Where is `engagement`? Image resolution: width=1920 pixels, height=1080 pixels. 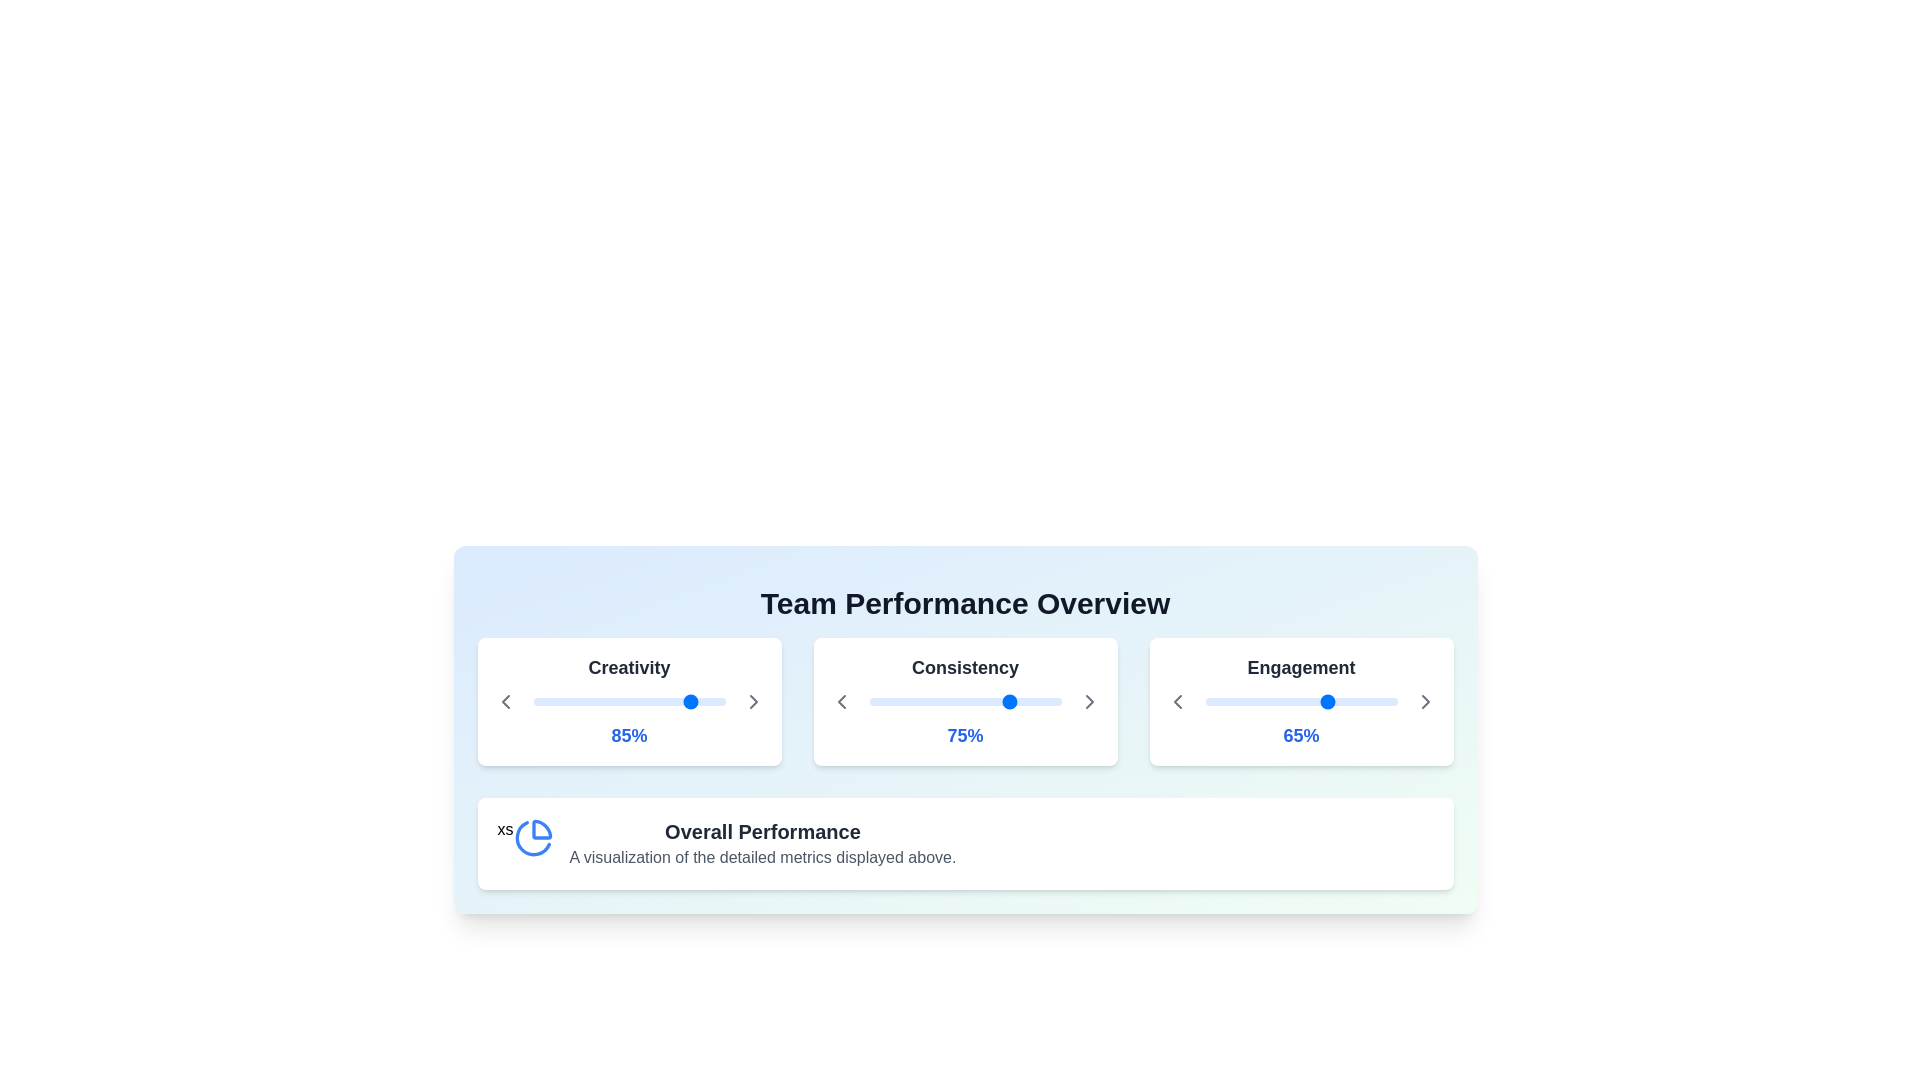 engagement is located at coordinates (1254, 701).